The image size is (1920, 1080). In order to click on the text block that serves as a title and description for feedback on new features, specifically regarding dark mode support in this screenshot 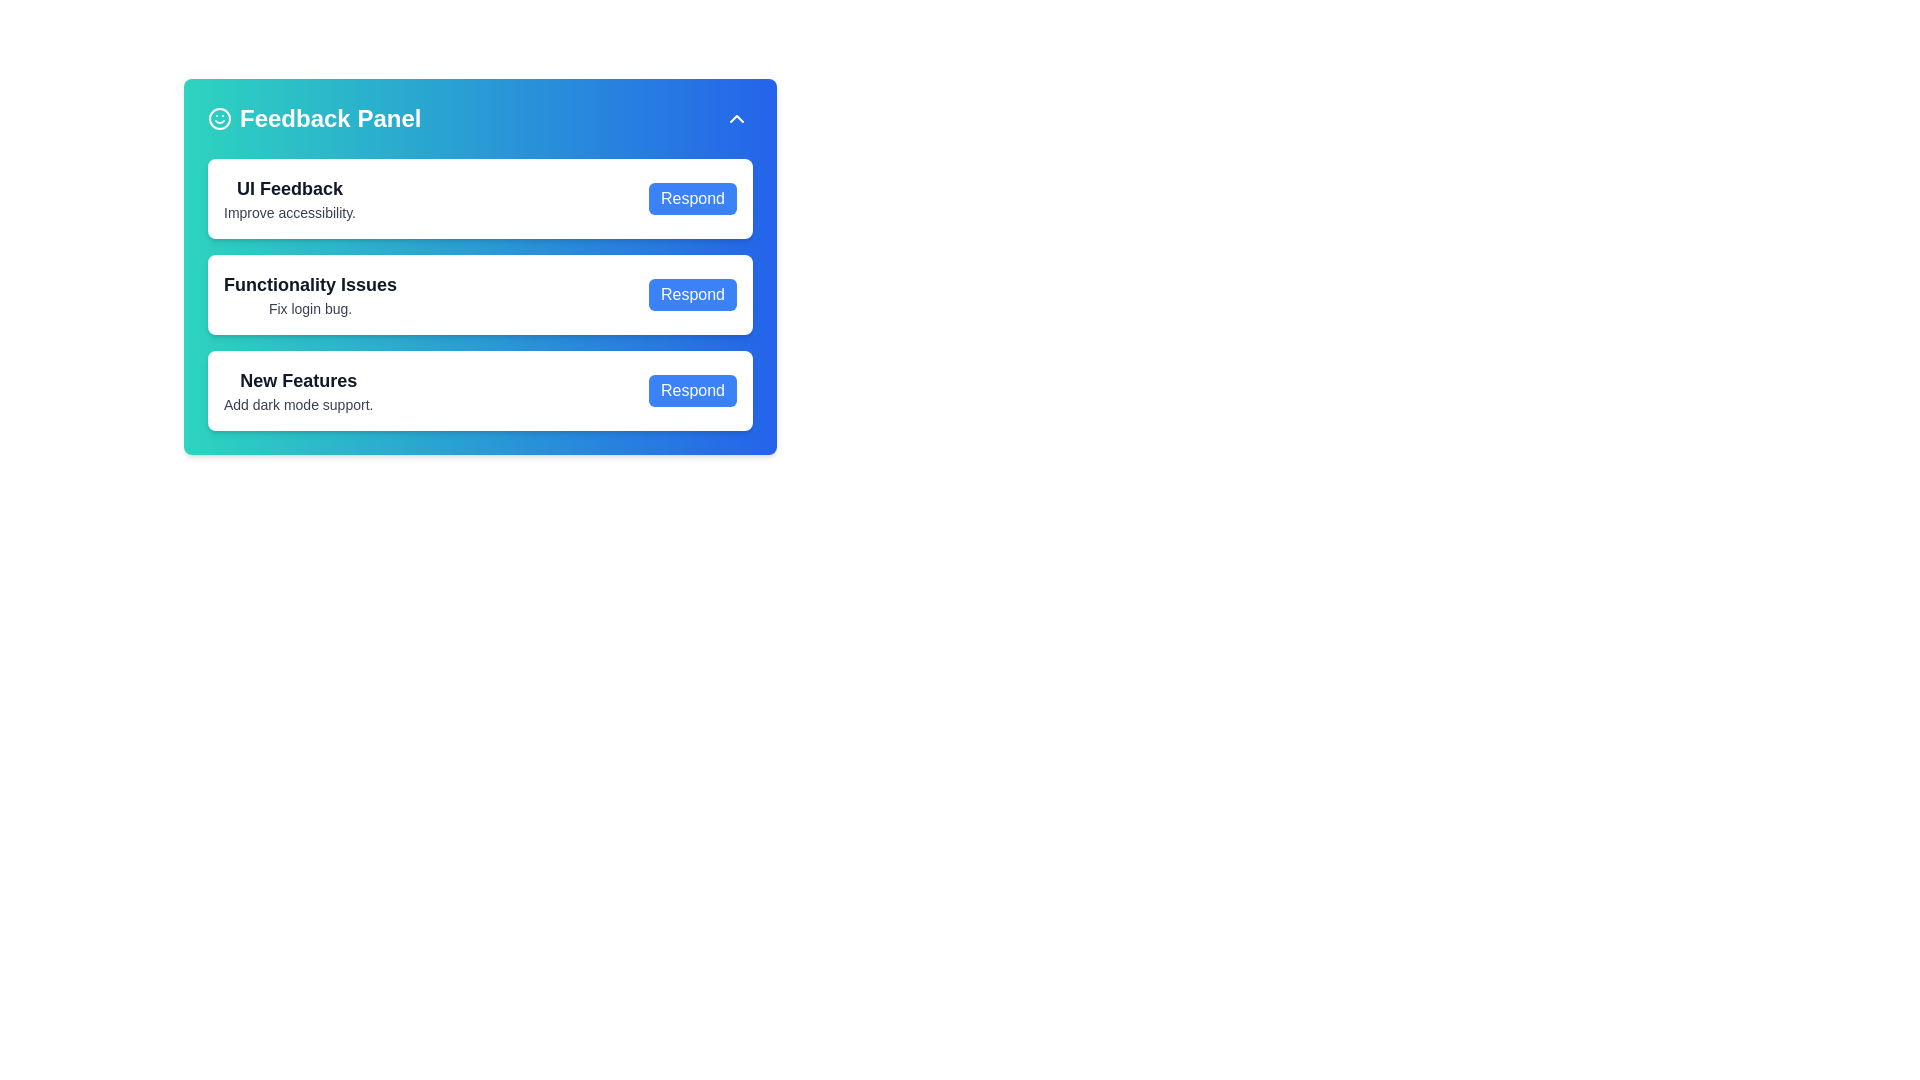, I will do `click(297, 390)`.